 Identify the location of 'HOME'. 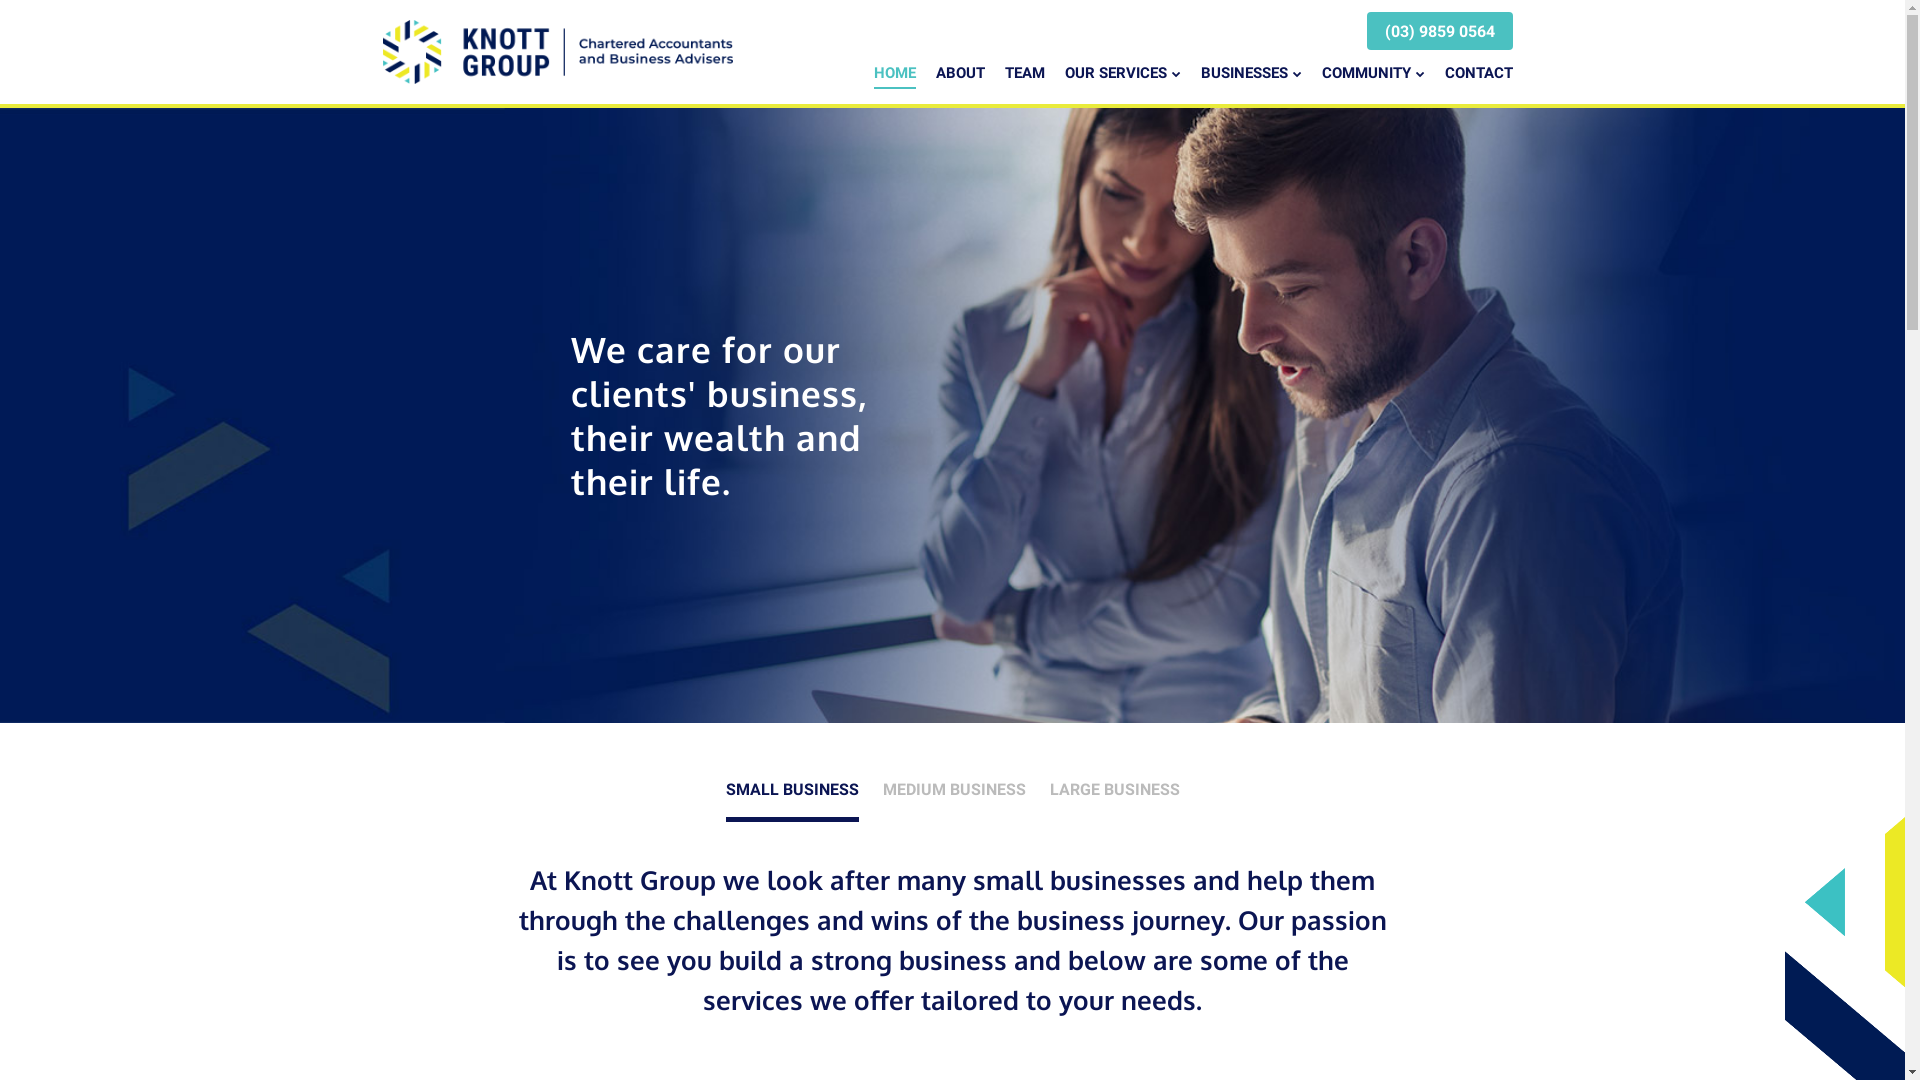
(893, 73).